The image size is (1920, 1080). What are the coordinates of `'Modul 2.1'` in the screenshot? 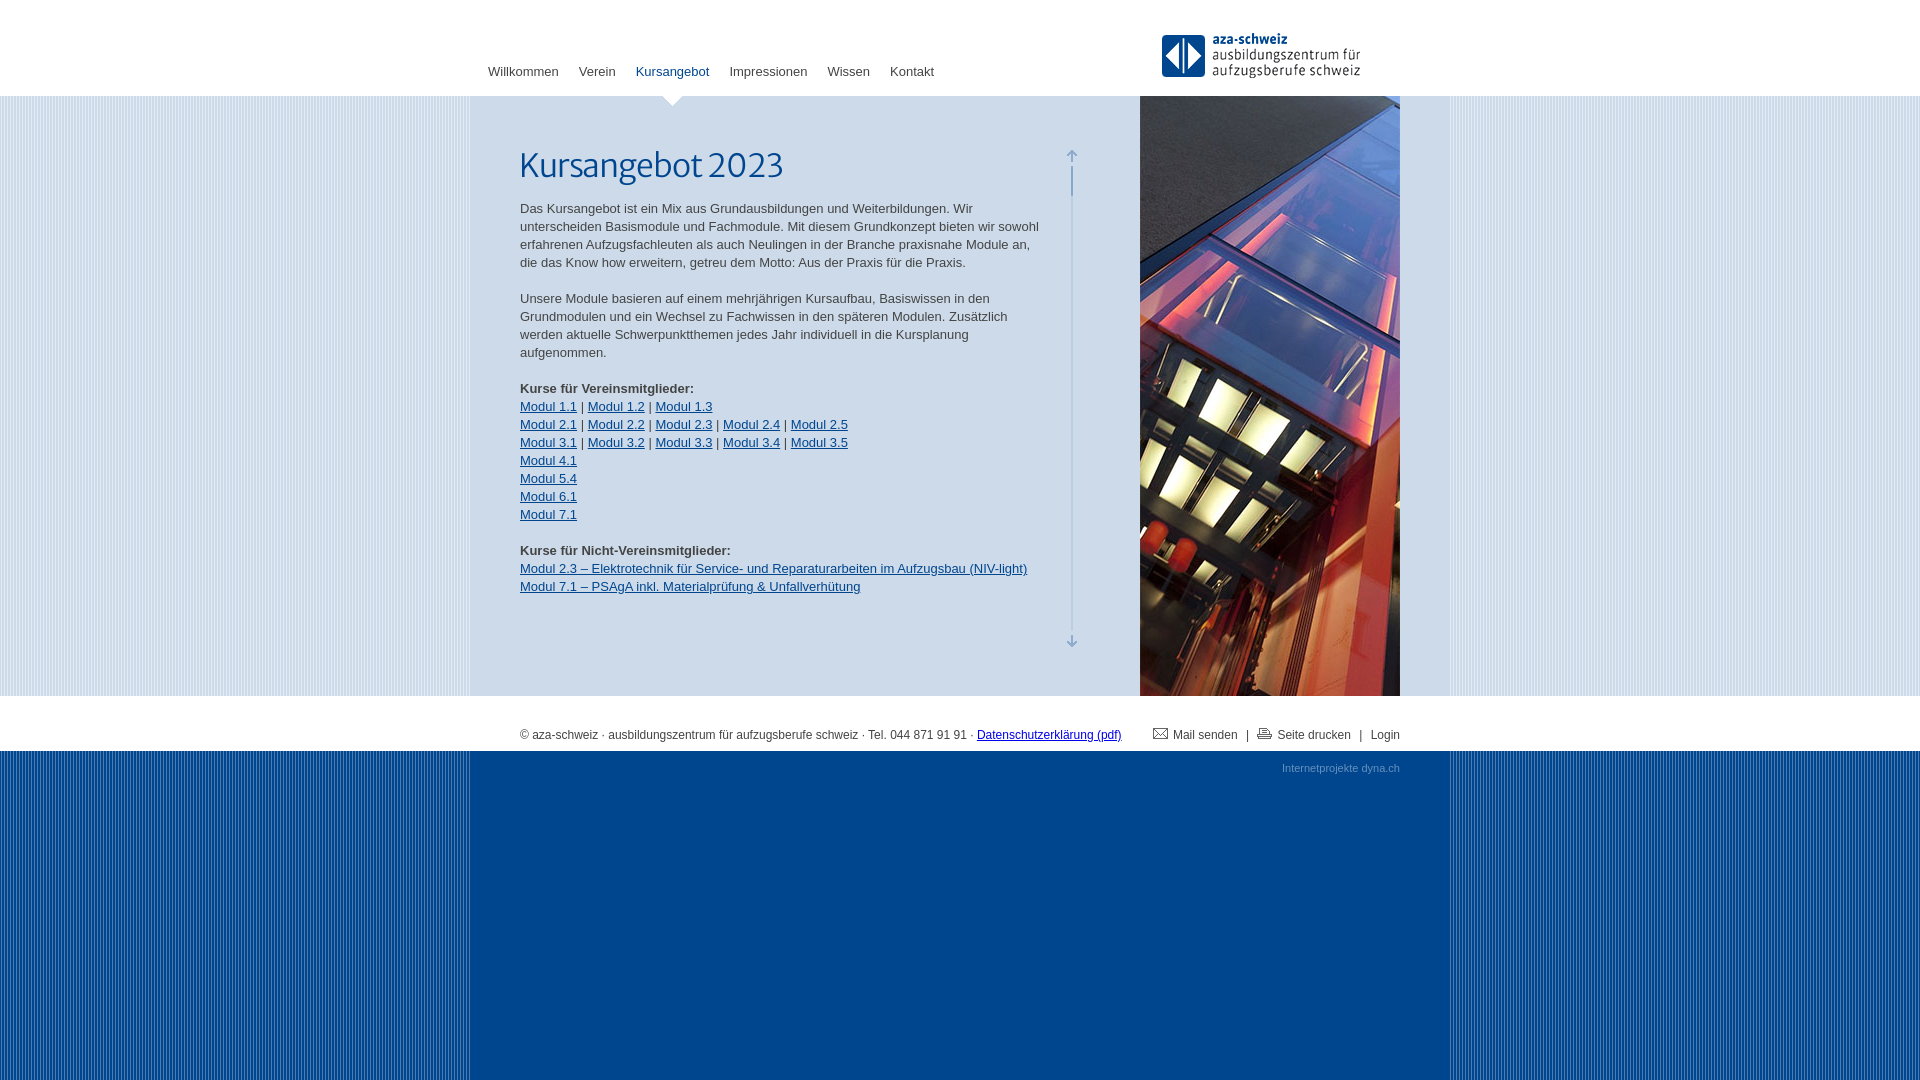 It's located at (548, 423).